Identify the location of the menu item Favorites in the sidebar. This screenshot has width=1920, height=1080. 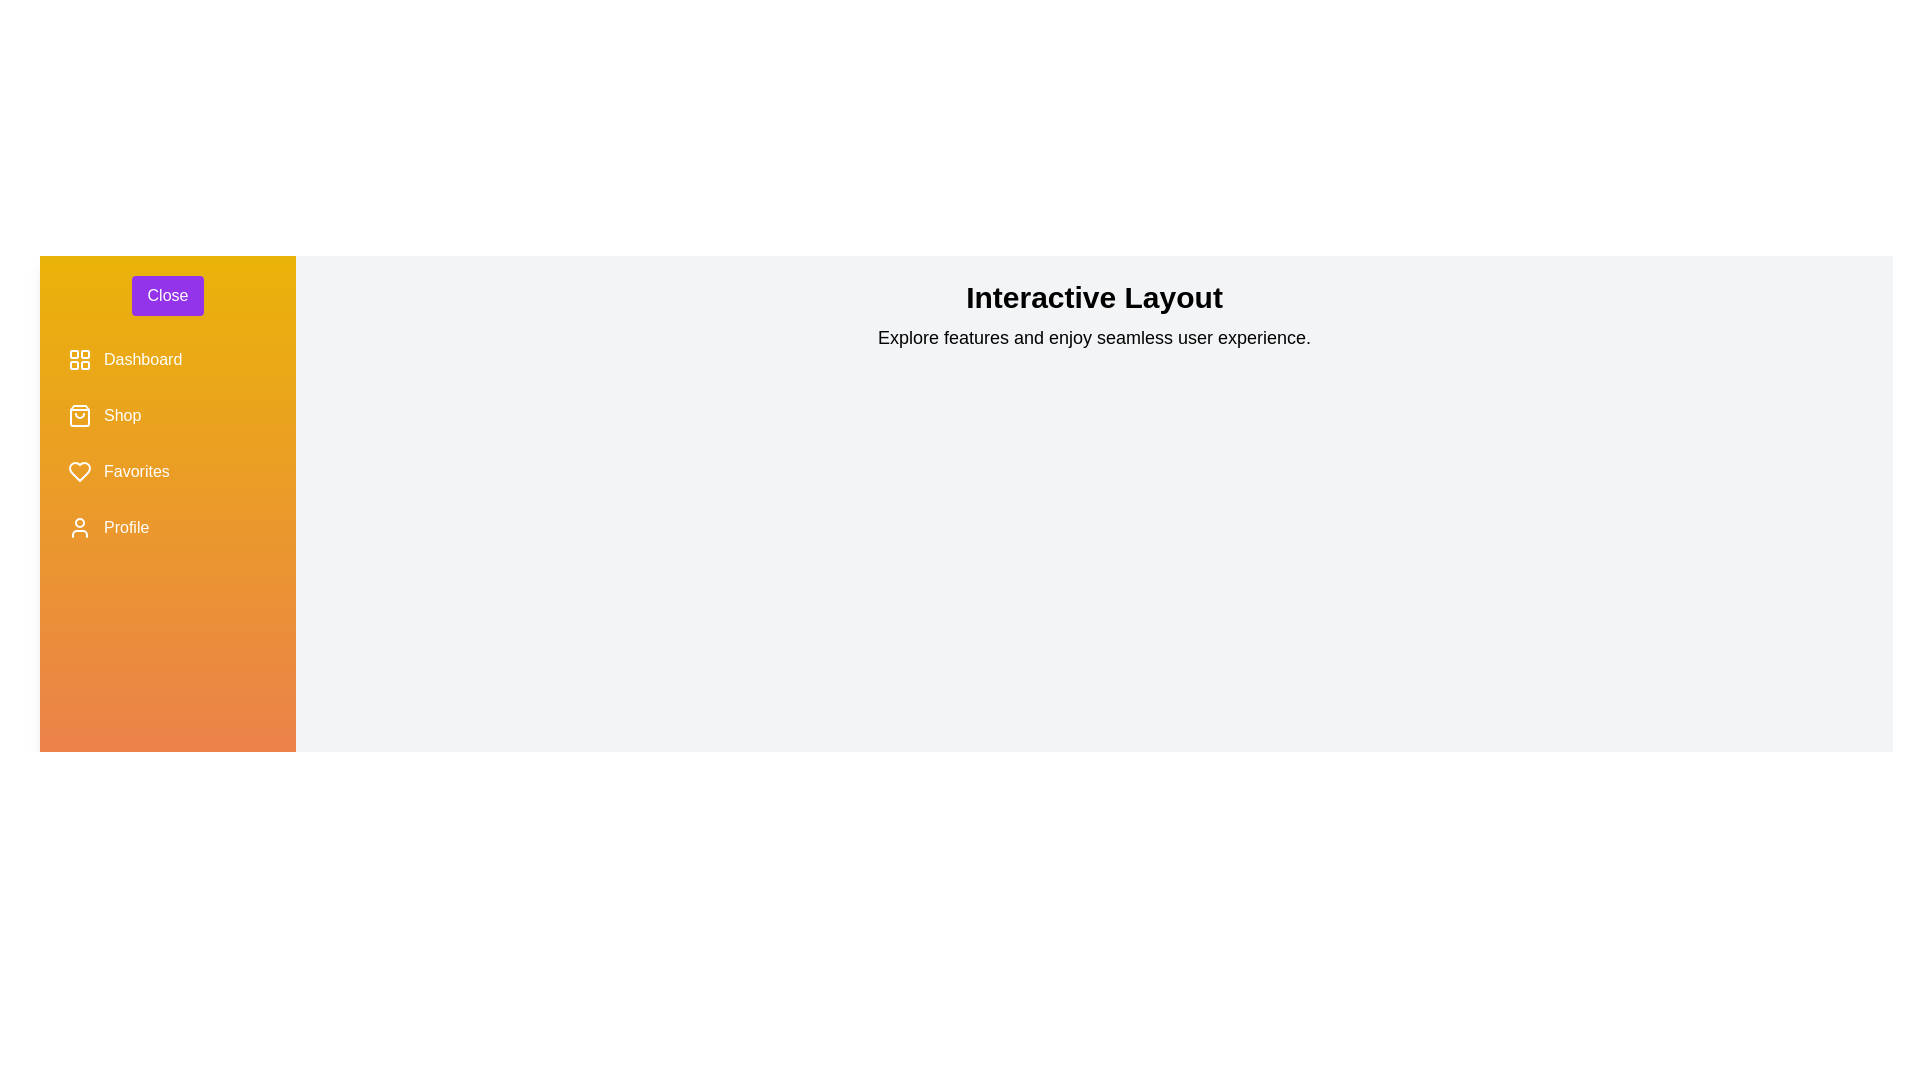
(168, 471).